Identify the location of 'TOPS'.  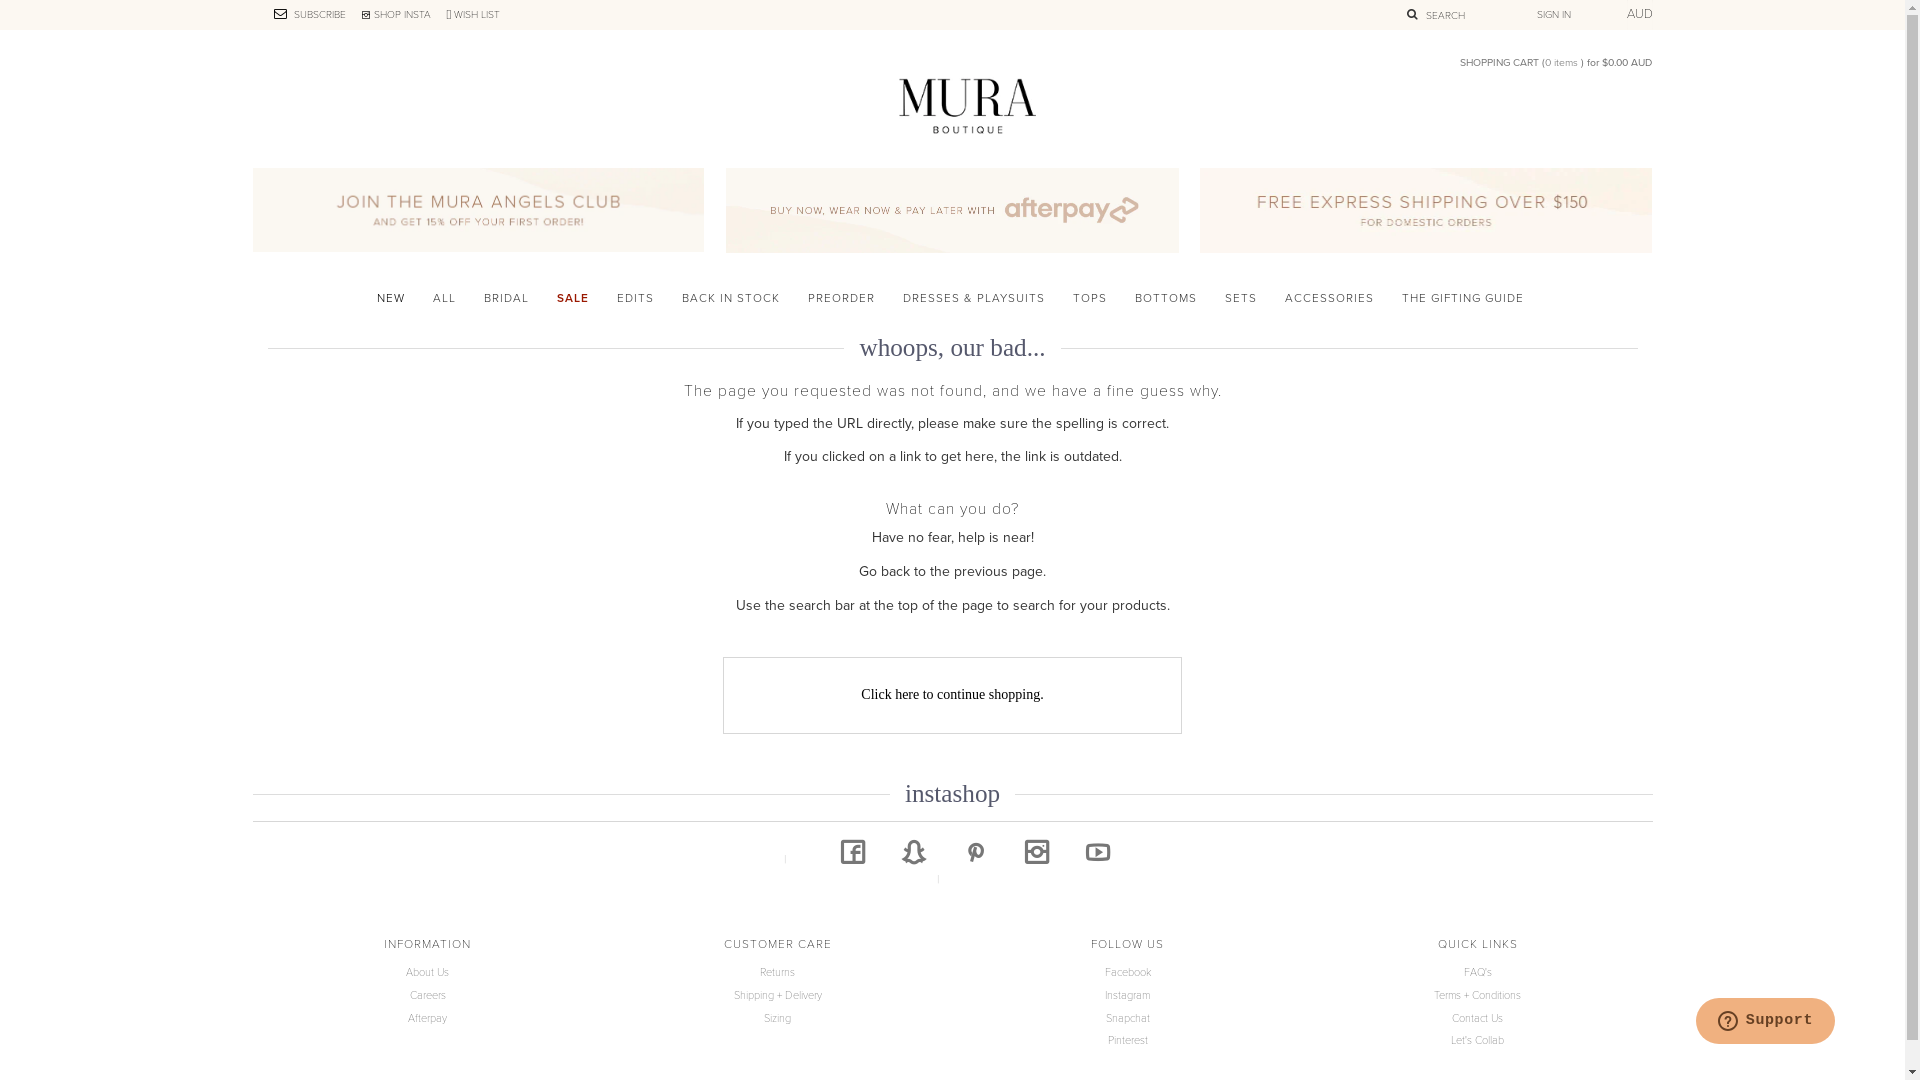
(1088, 298).